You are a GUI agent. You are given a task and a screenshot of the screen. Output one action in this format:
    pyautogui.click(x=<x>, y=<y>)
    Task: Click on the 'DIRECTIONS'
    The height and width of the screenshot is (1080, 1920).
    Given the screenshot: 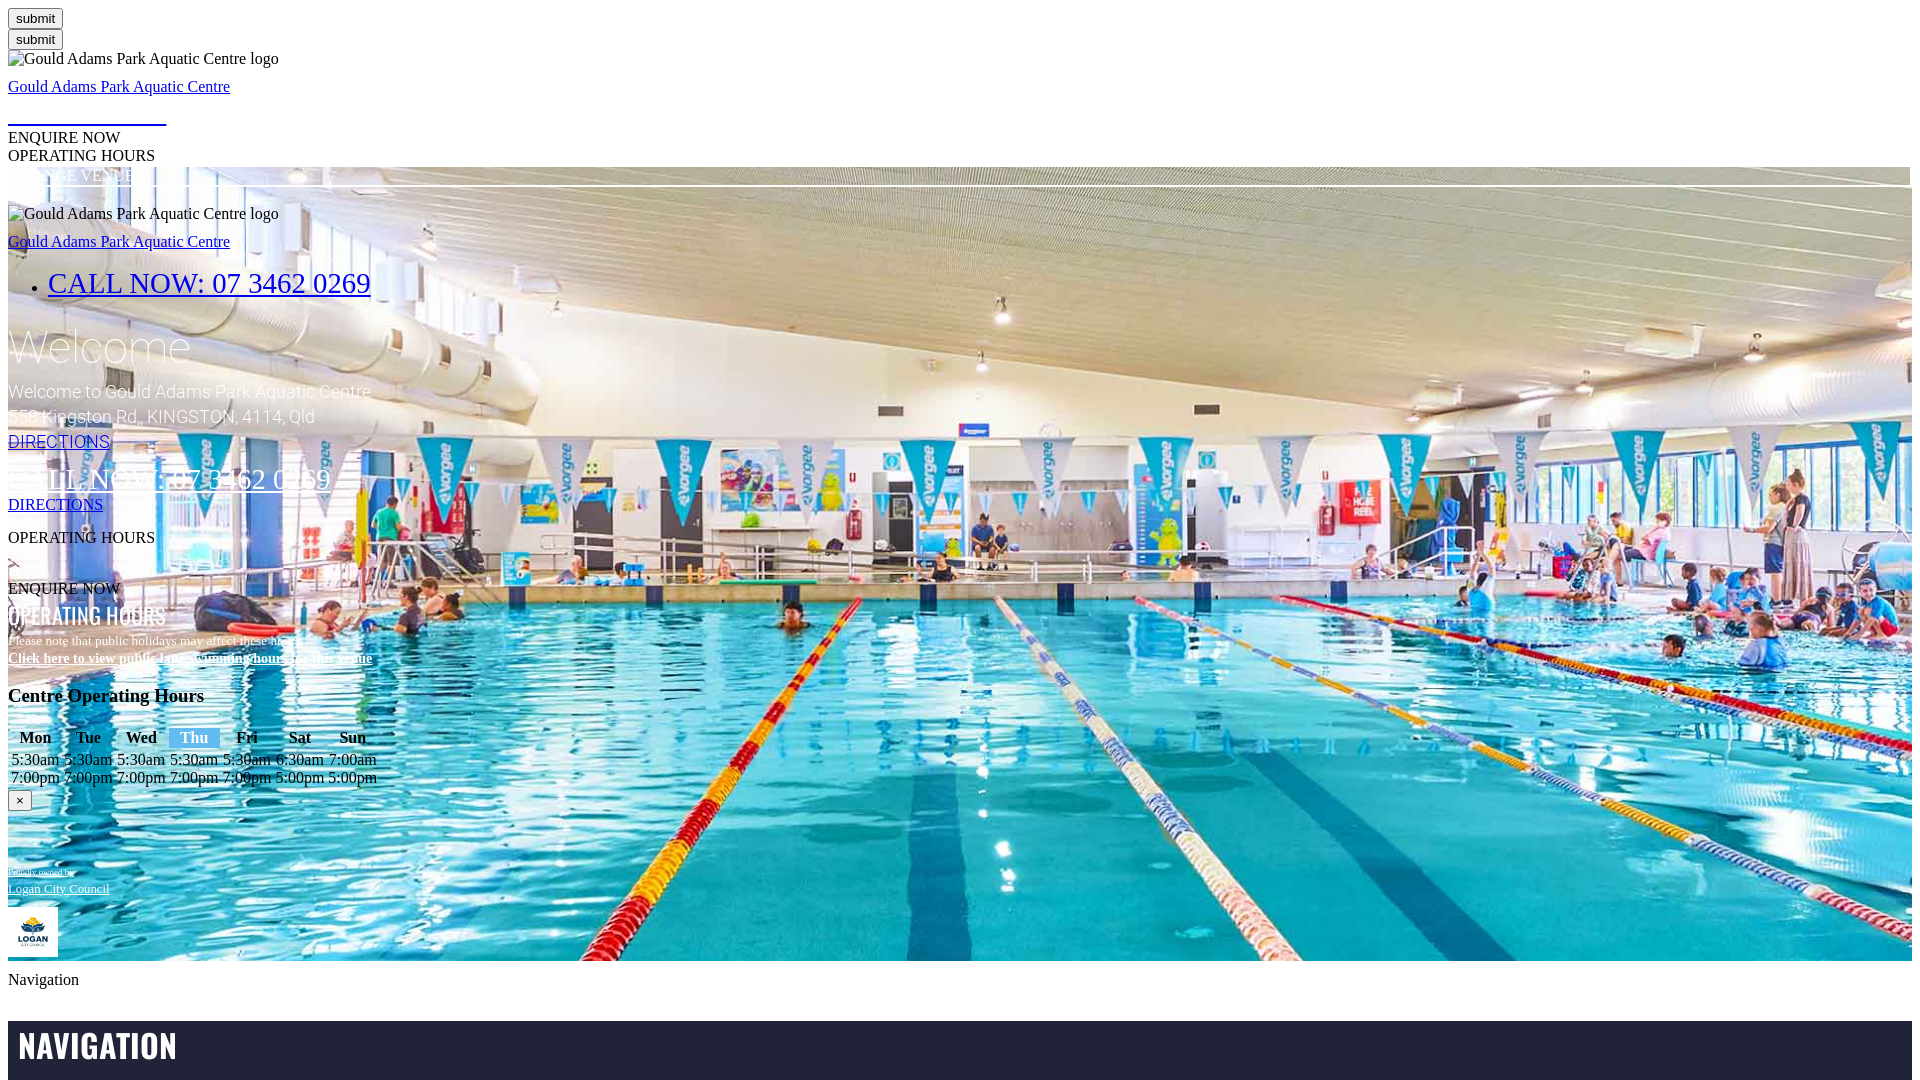 What is the action you would take?
    pyautogui.click(x=8, y=440)
    